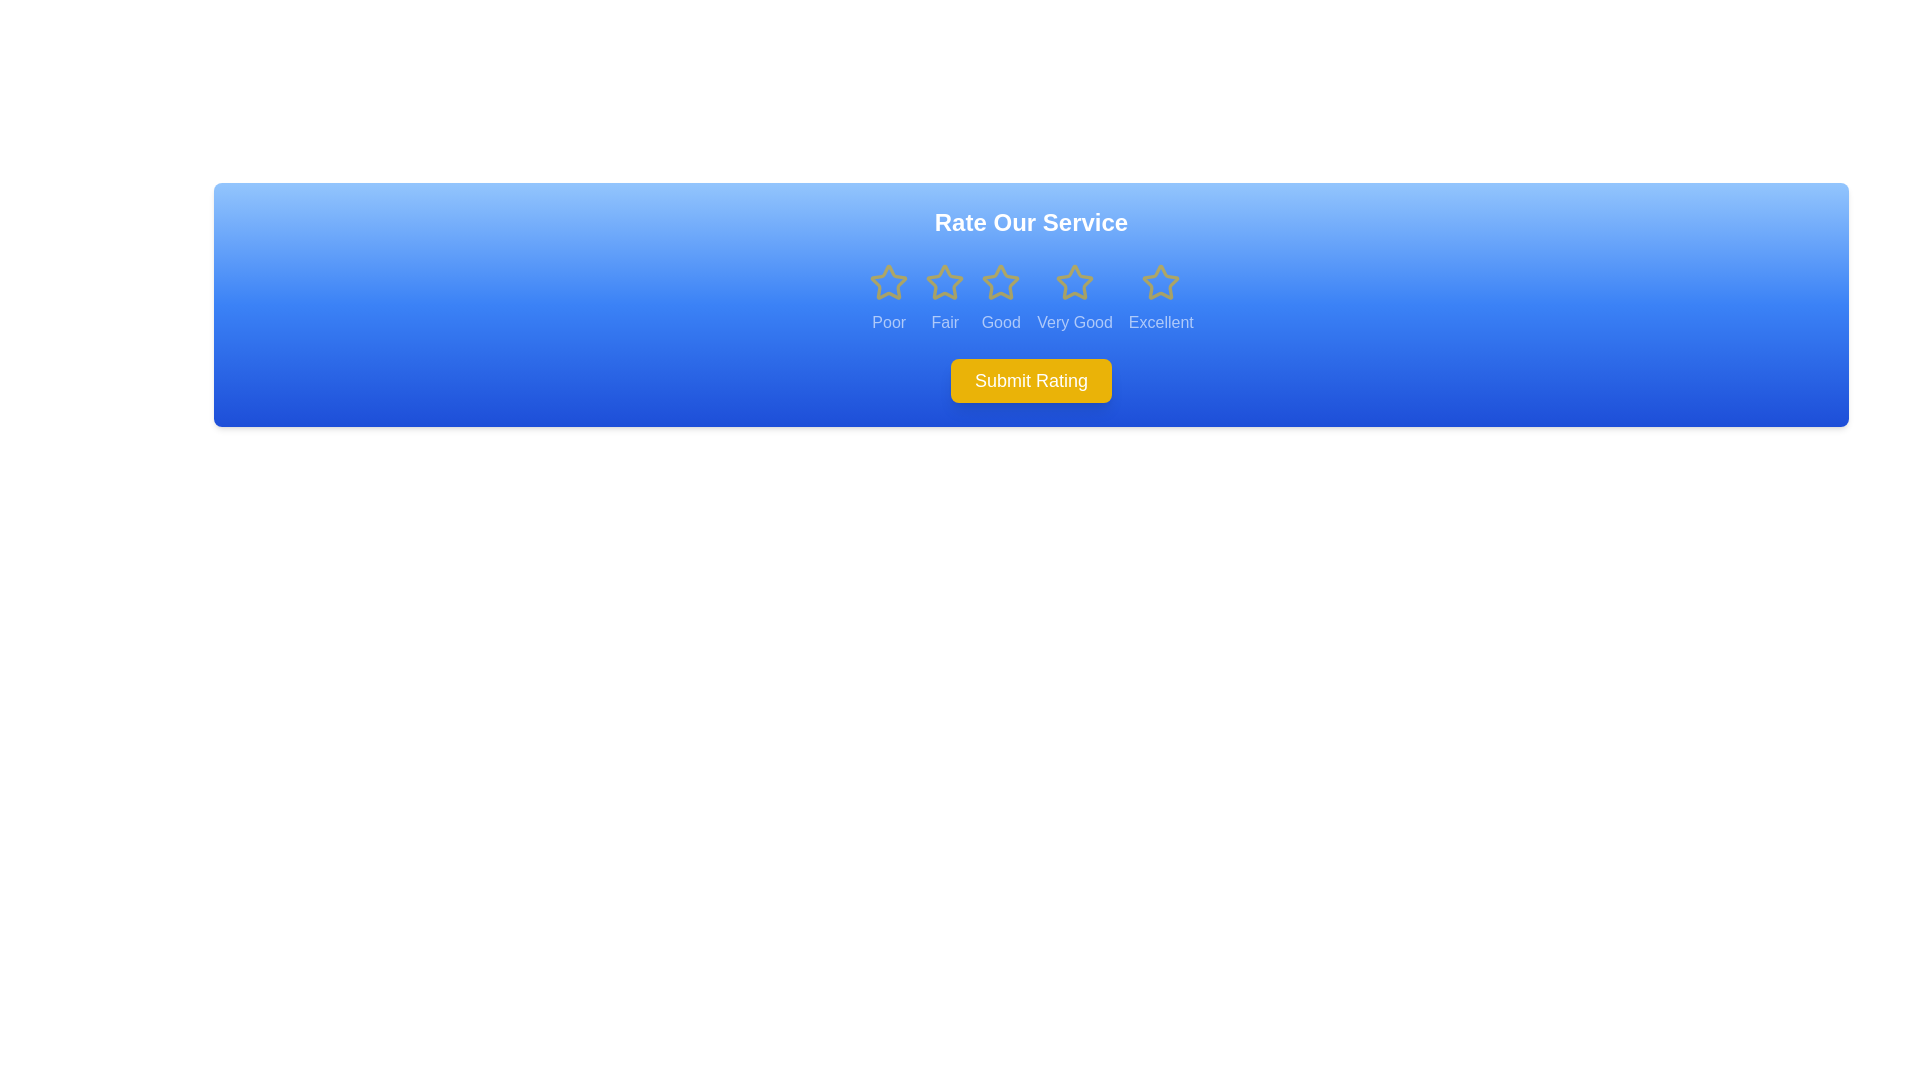  What do you see at coordinates (1031, 381) in the screenshot?
I see `the 'Submit Rating' button, which has a yellow background and white text, located below the rating stars in a blue gradient section` at bounding box center [1031, 381].